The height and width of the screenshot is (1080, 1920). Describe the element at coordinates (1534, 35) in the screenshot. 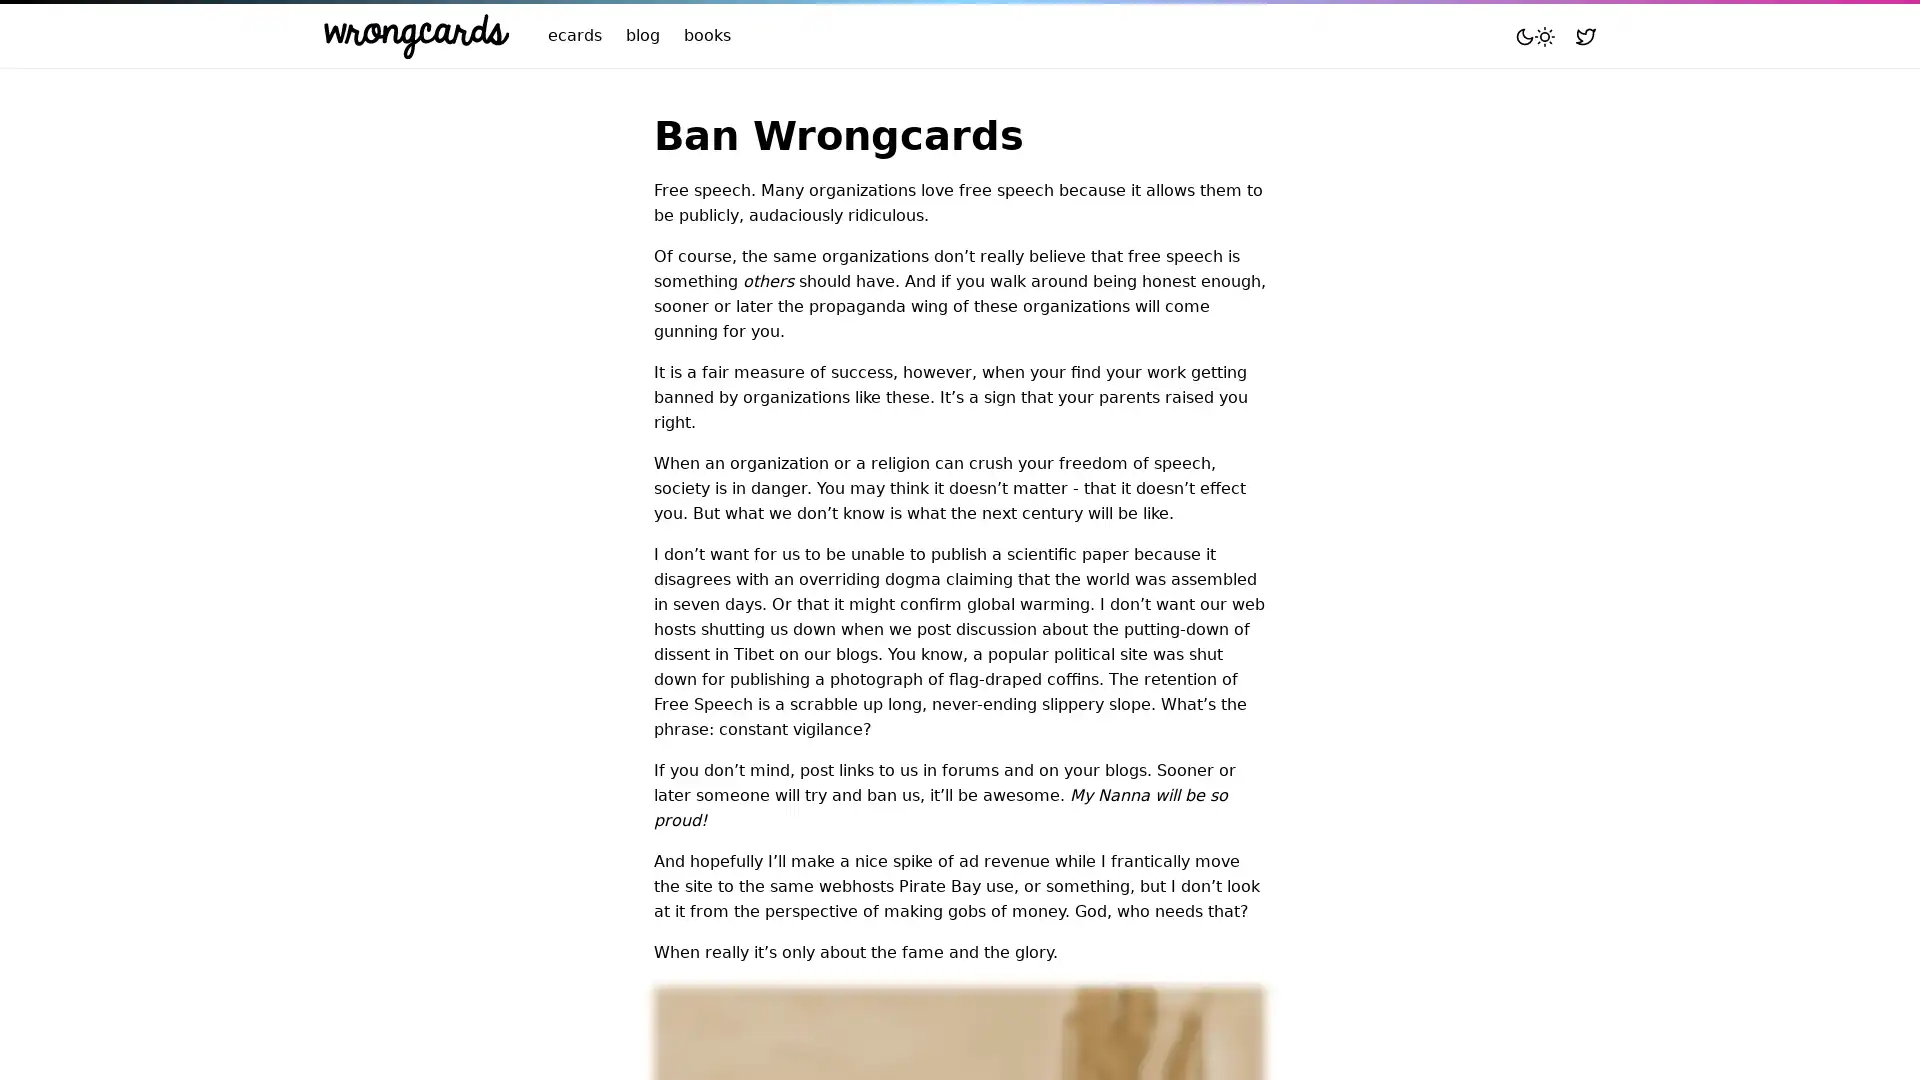

I see `Toggle mode` at that location.